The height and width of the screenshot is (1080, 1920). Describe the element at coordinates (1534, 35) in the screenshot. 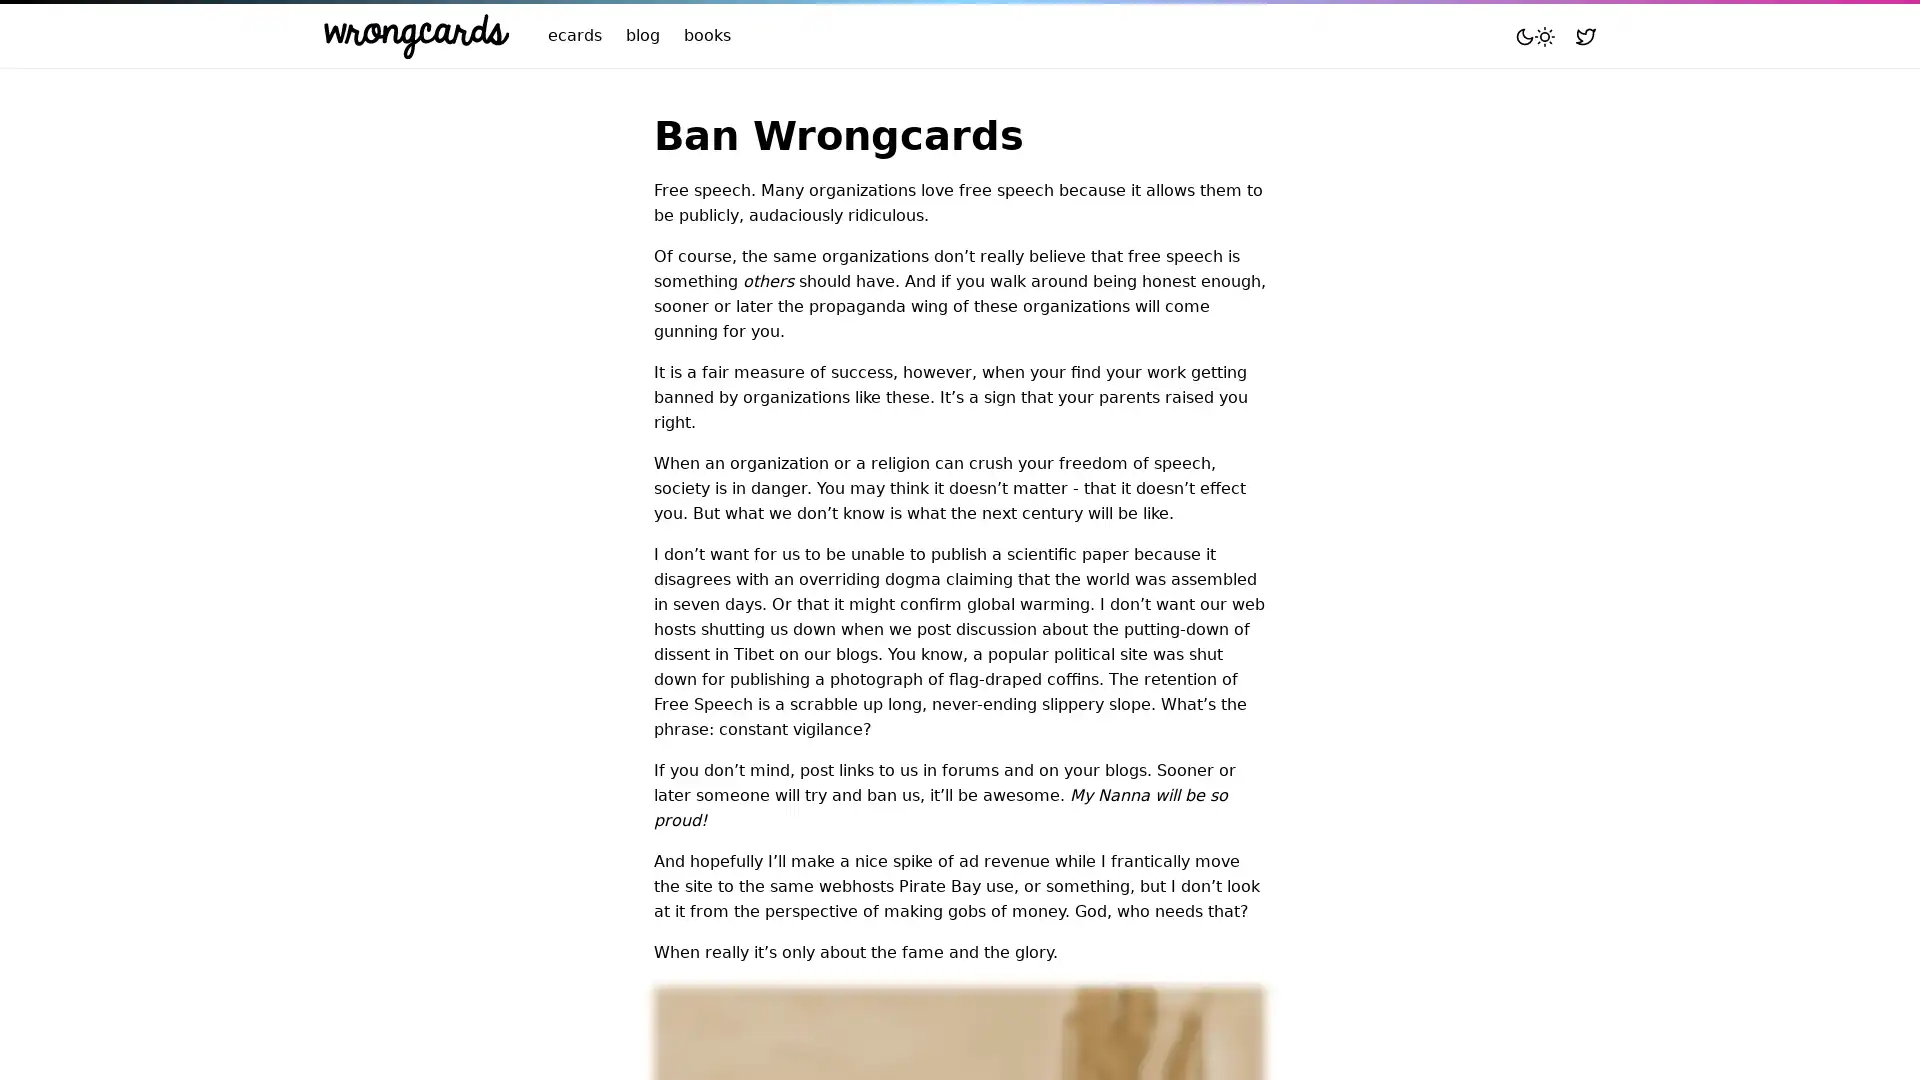

I see `Toggle mode` at that location.